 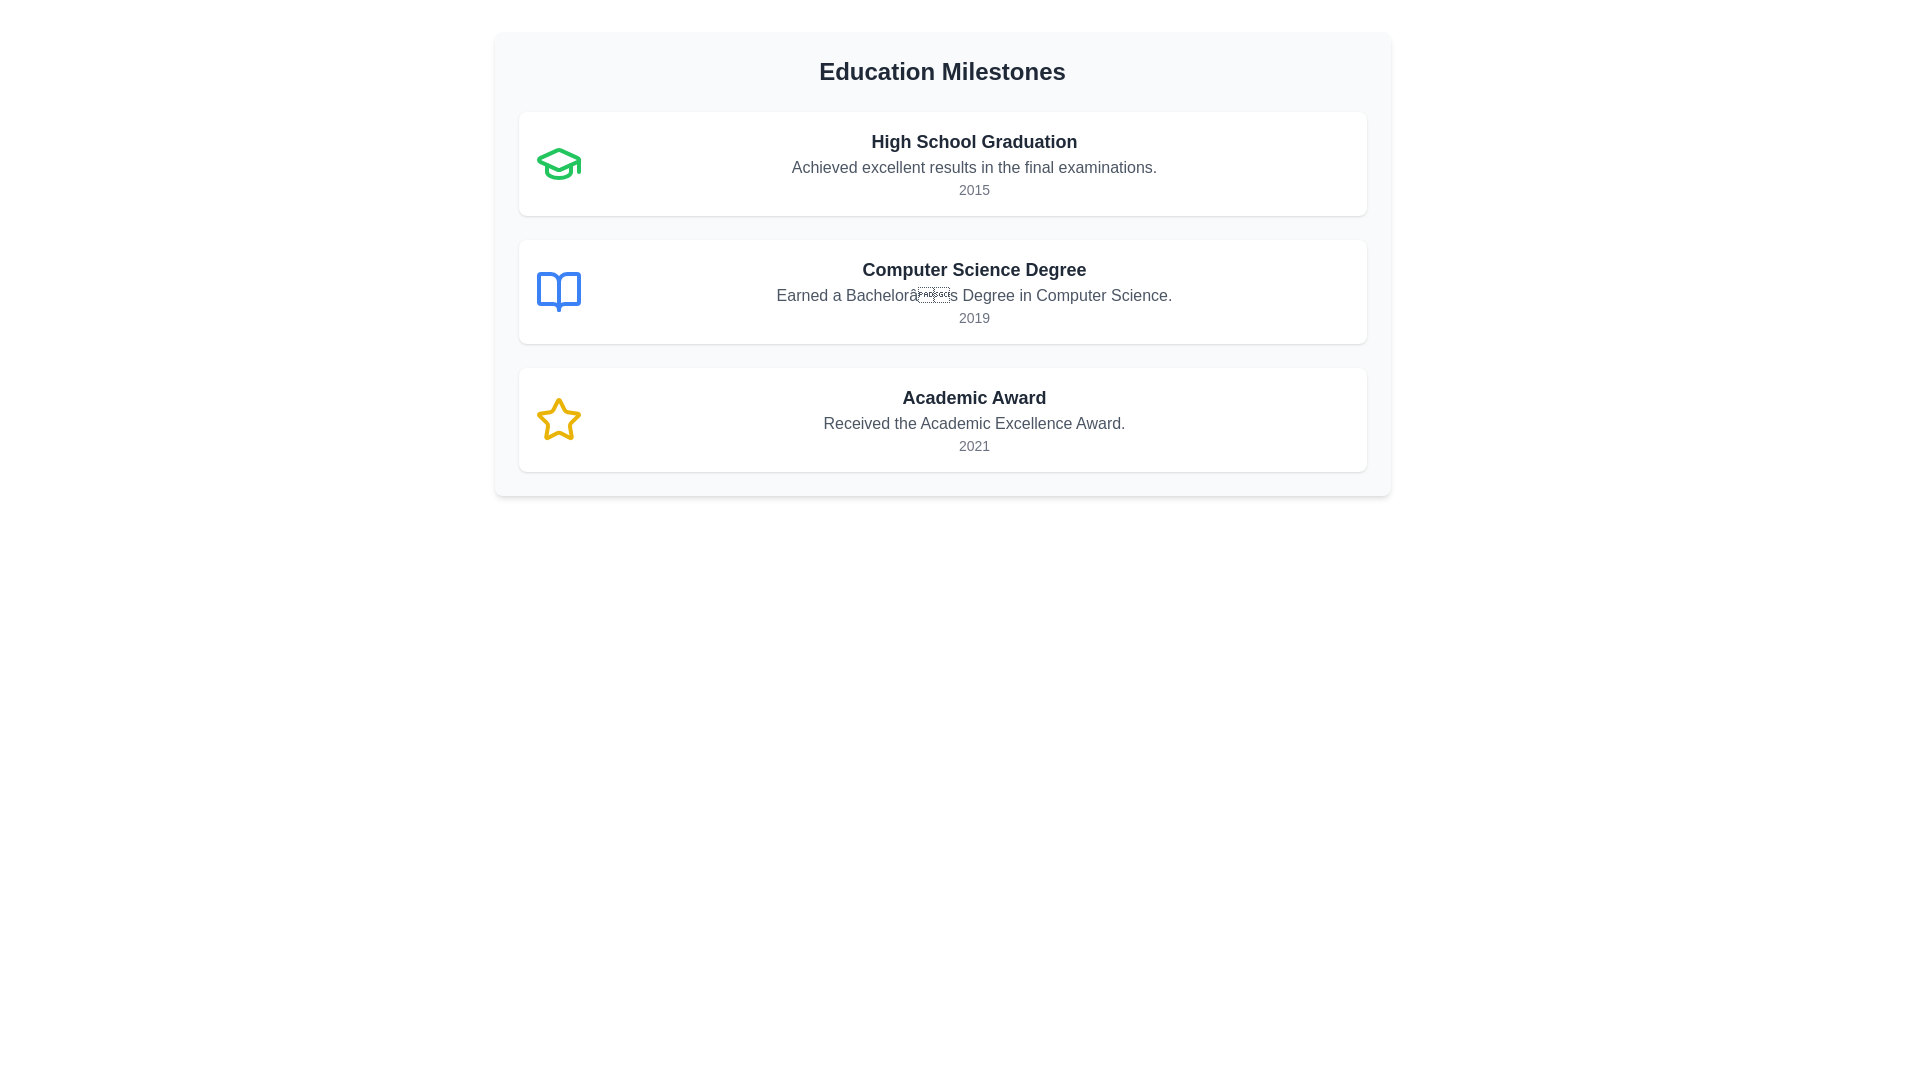 What do you see at coordinates (974, 445) in the screenshot?
I see `the Text Label displaying '2021' in a small, gray font, located under the 'Received the Academic Excellence Award.' text within the 'Academic Award' section of the 'Education Milestones' layout` at bounding box center [974, 445].